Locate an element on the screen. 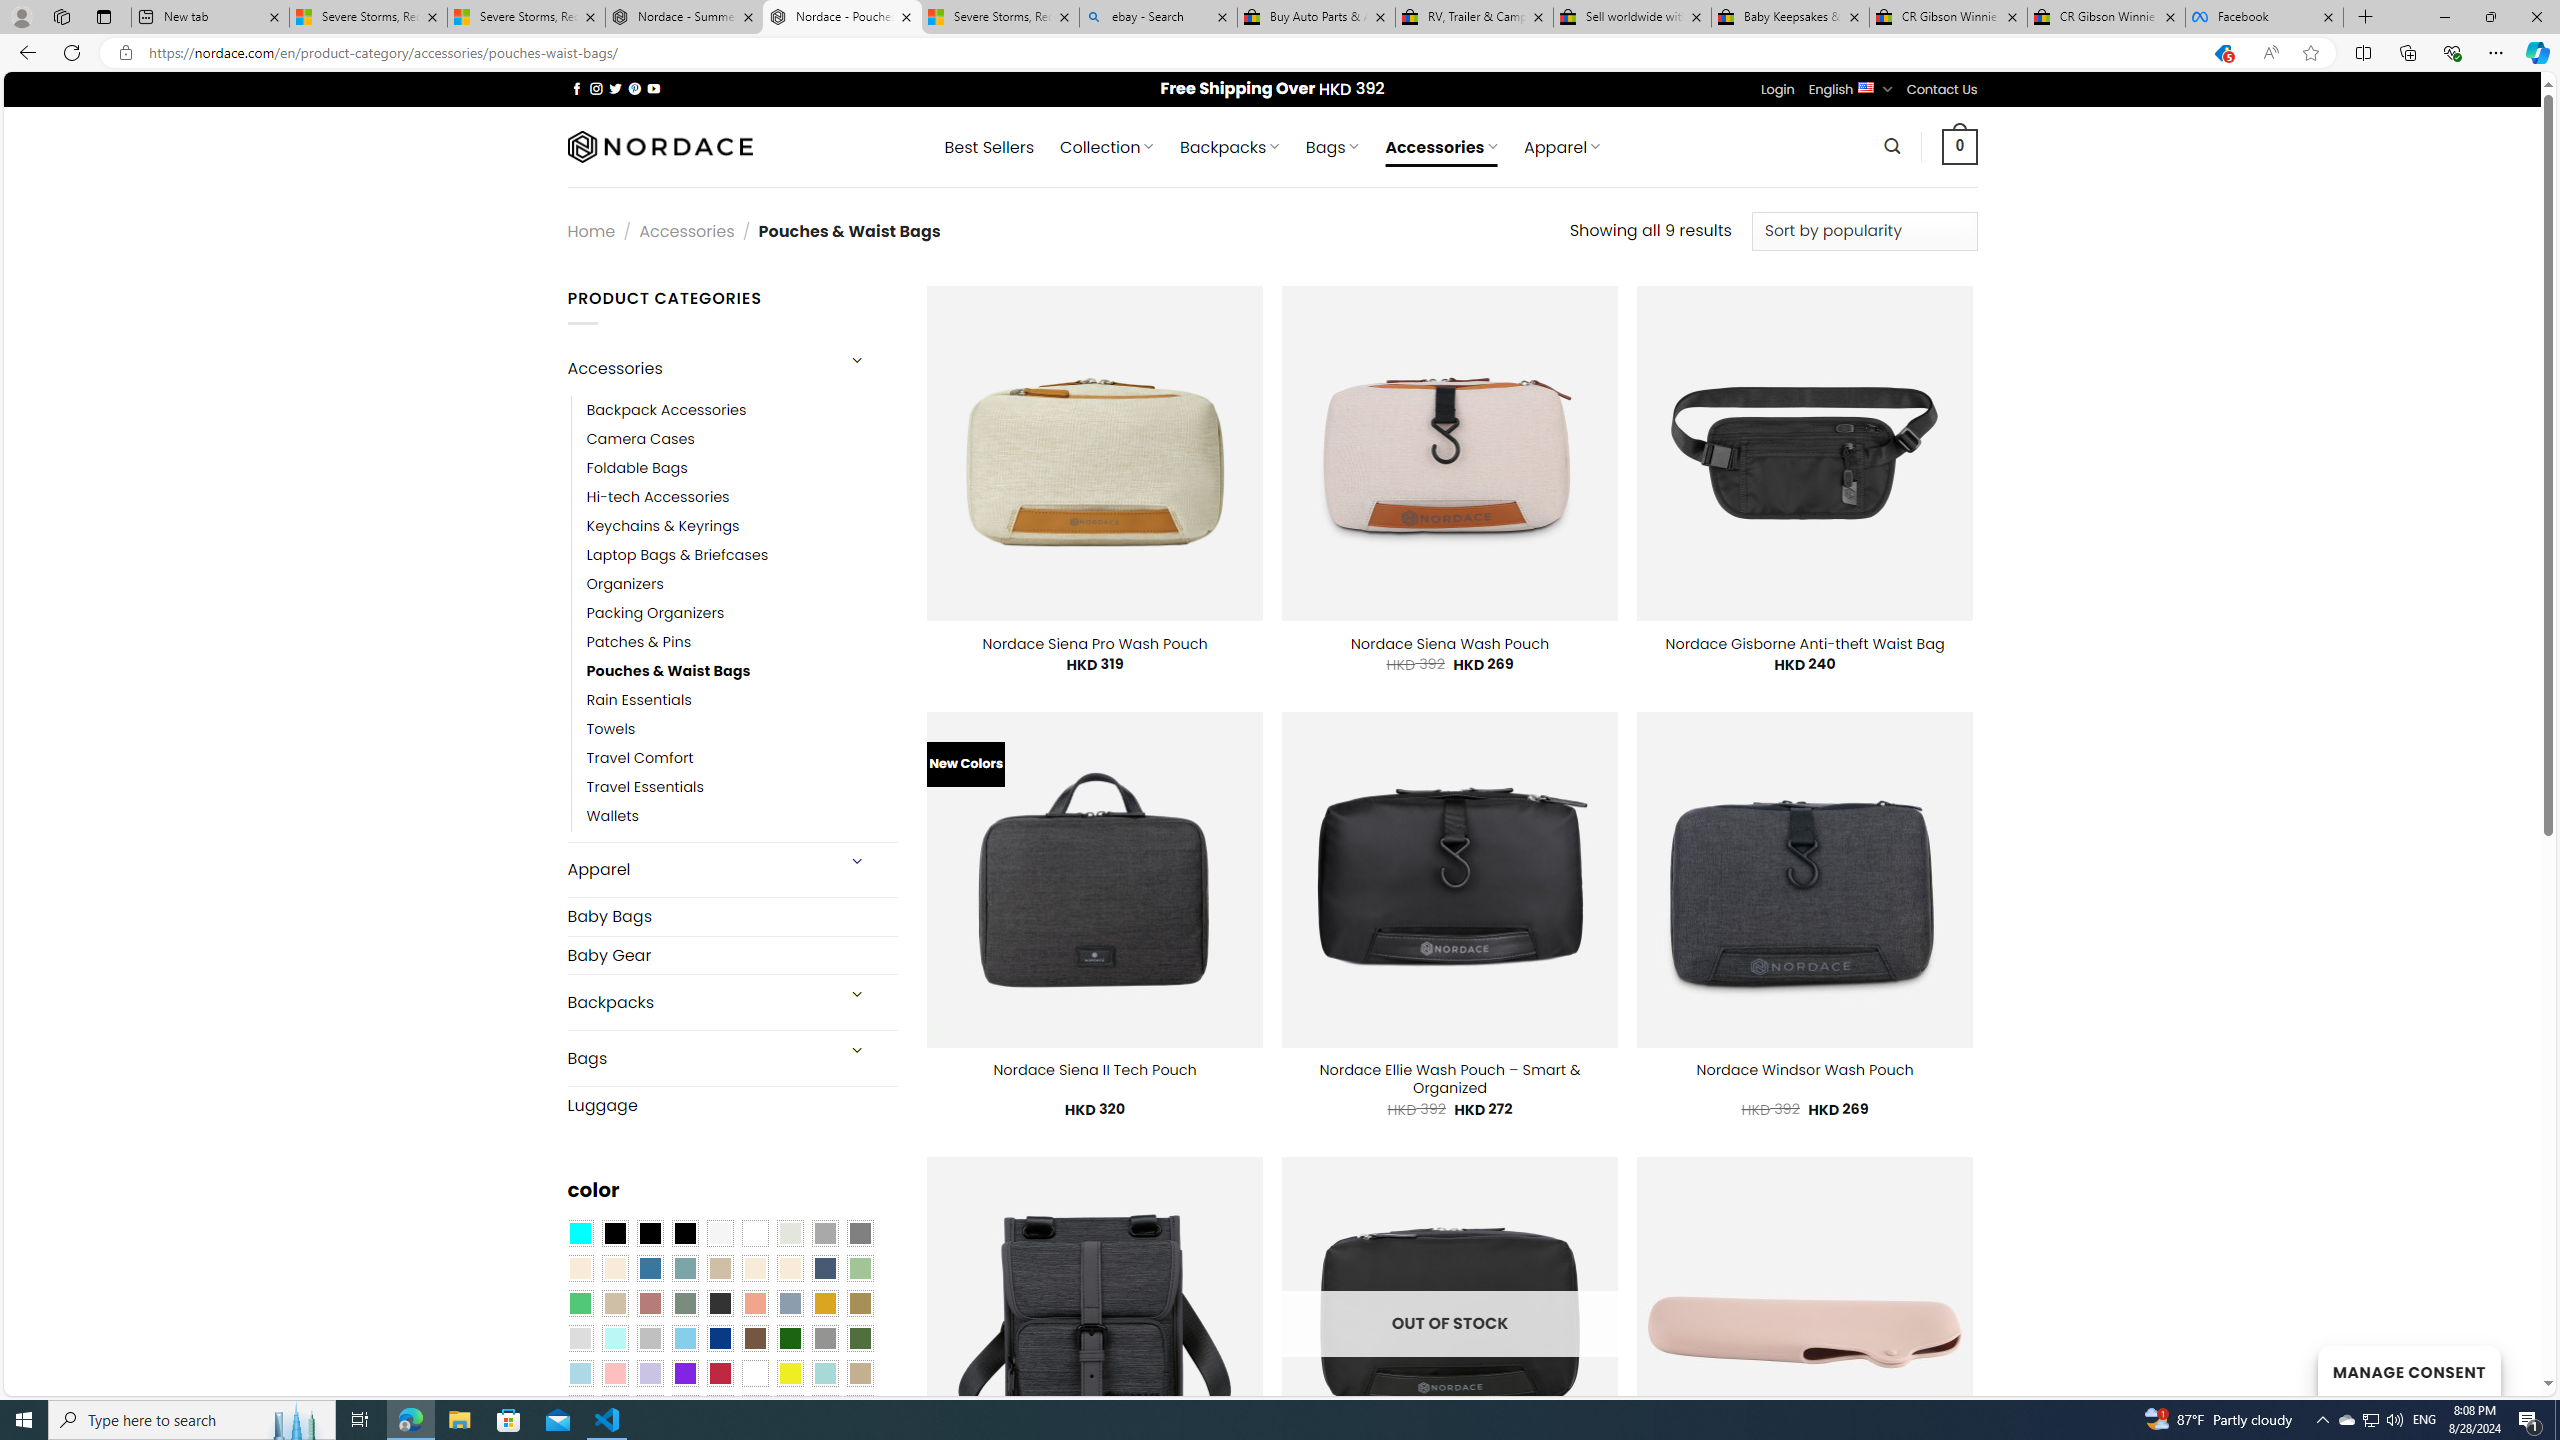 This screenshot has height=1440, width=2560. 'Travel Essentials' is located at coordinates (644, 788).